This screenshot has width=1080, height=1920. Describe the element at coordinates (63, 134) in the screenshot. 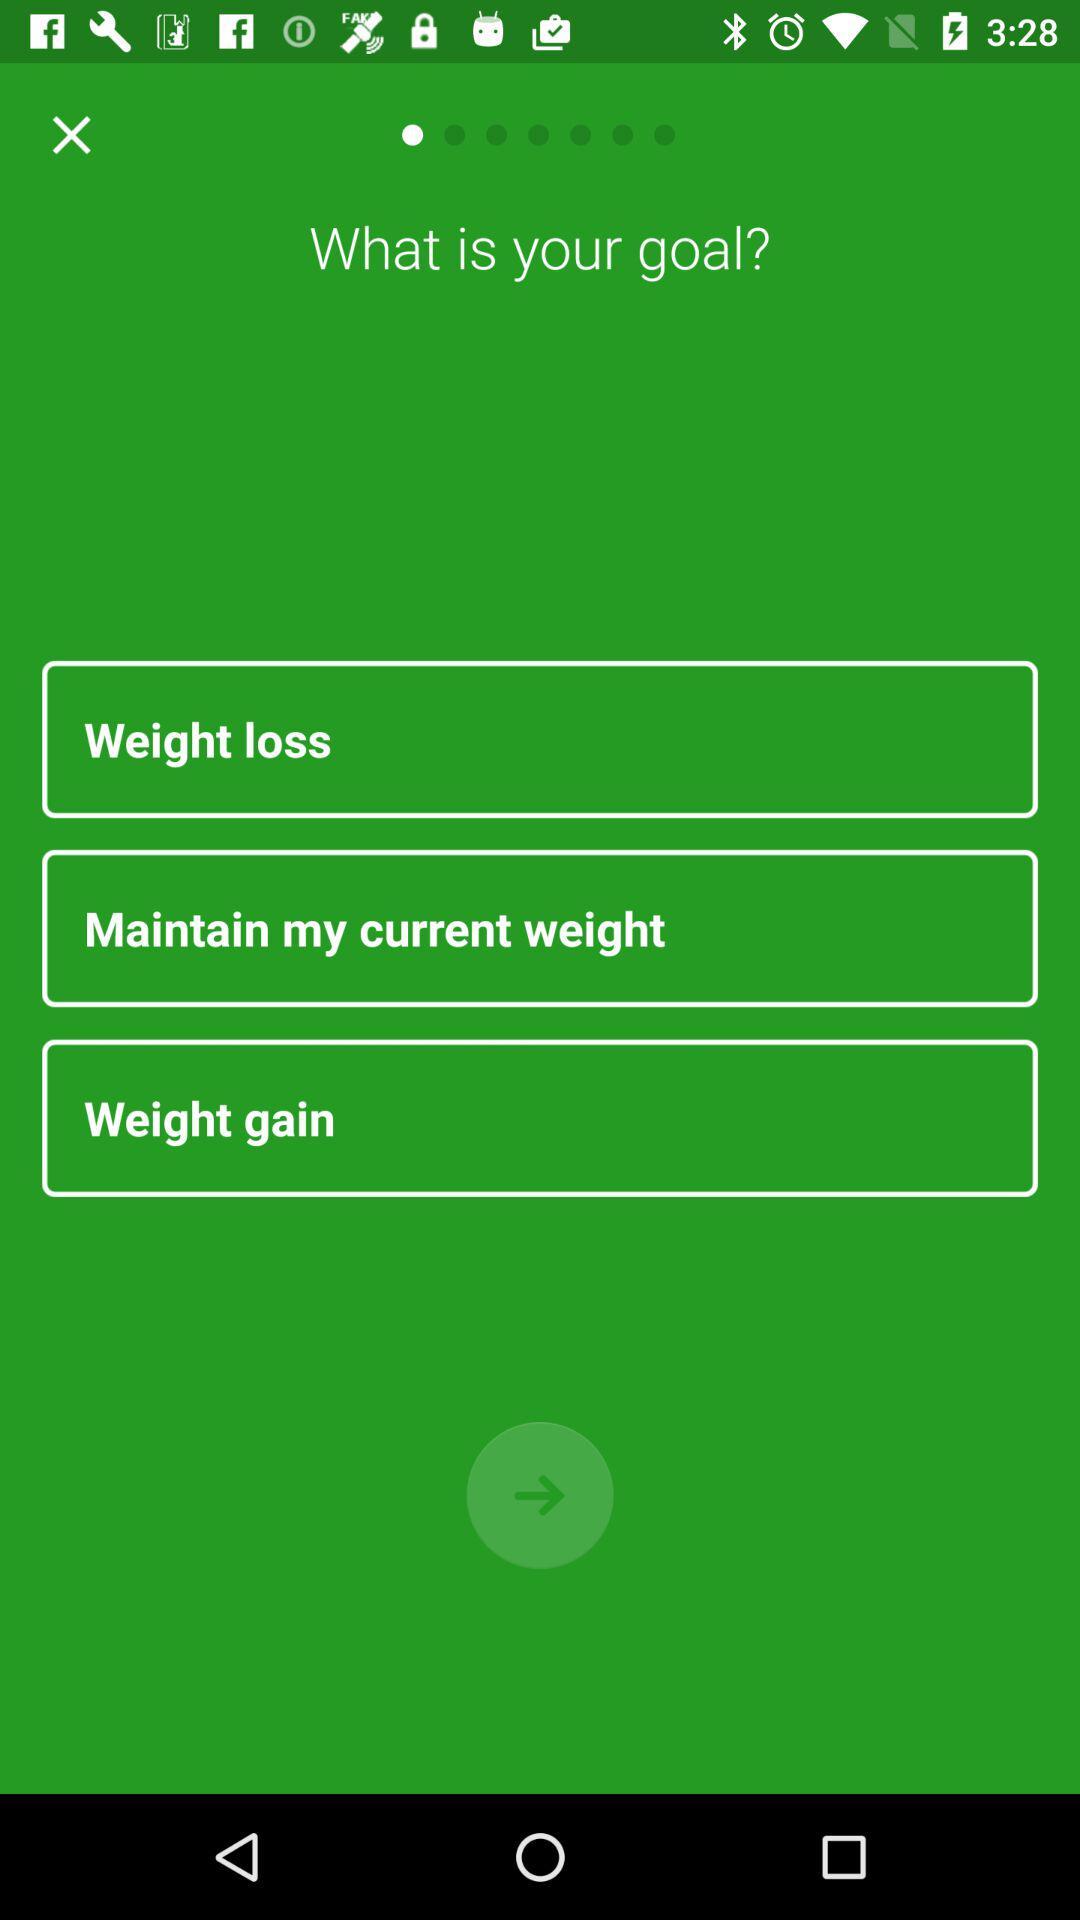

I see `close` at that location.